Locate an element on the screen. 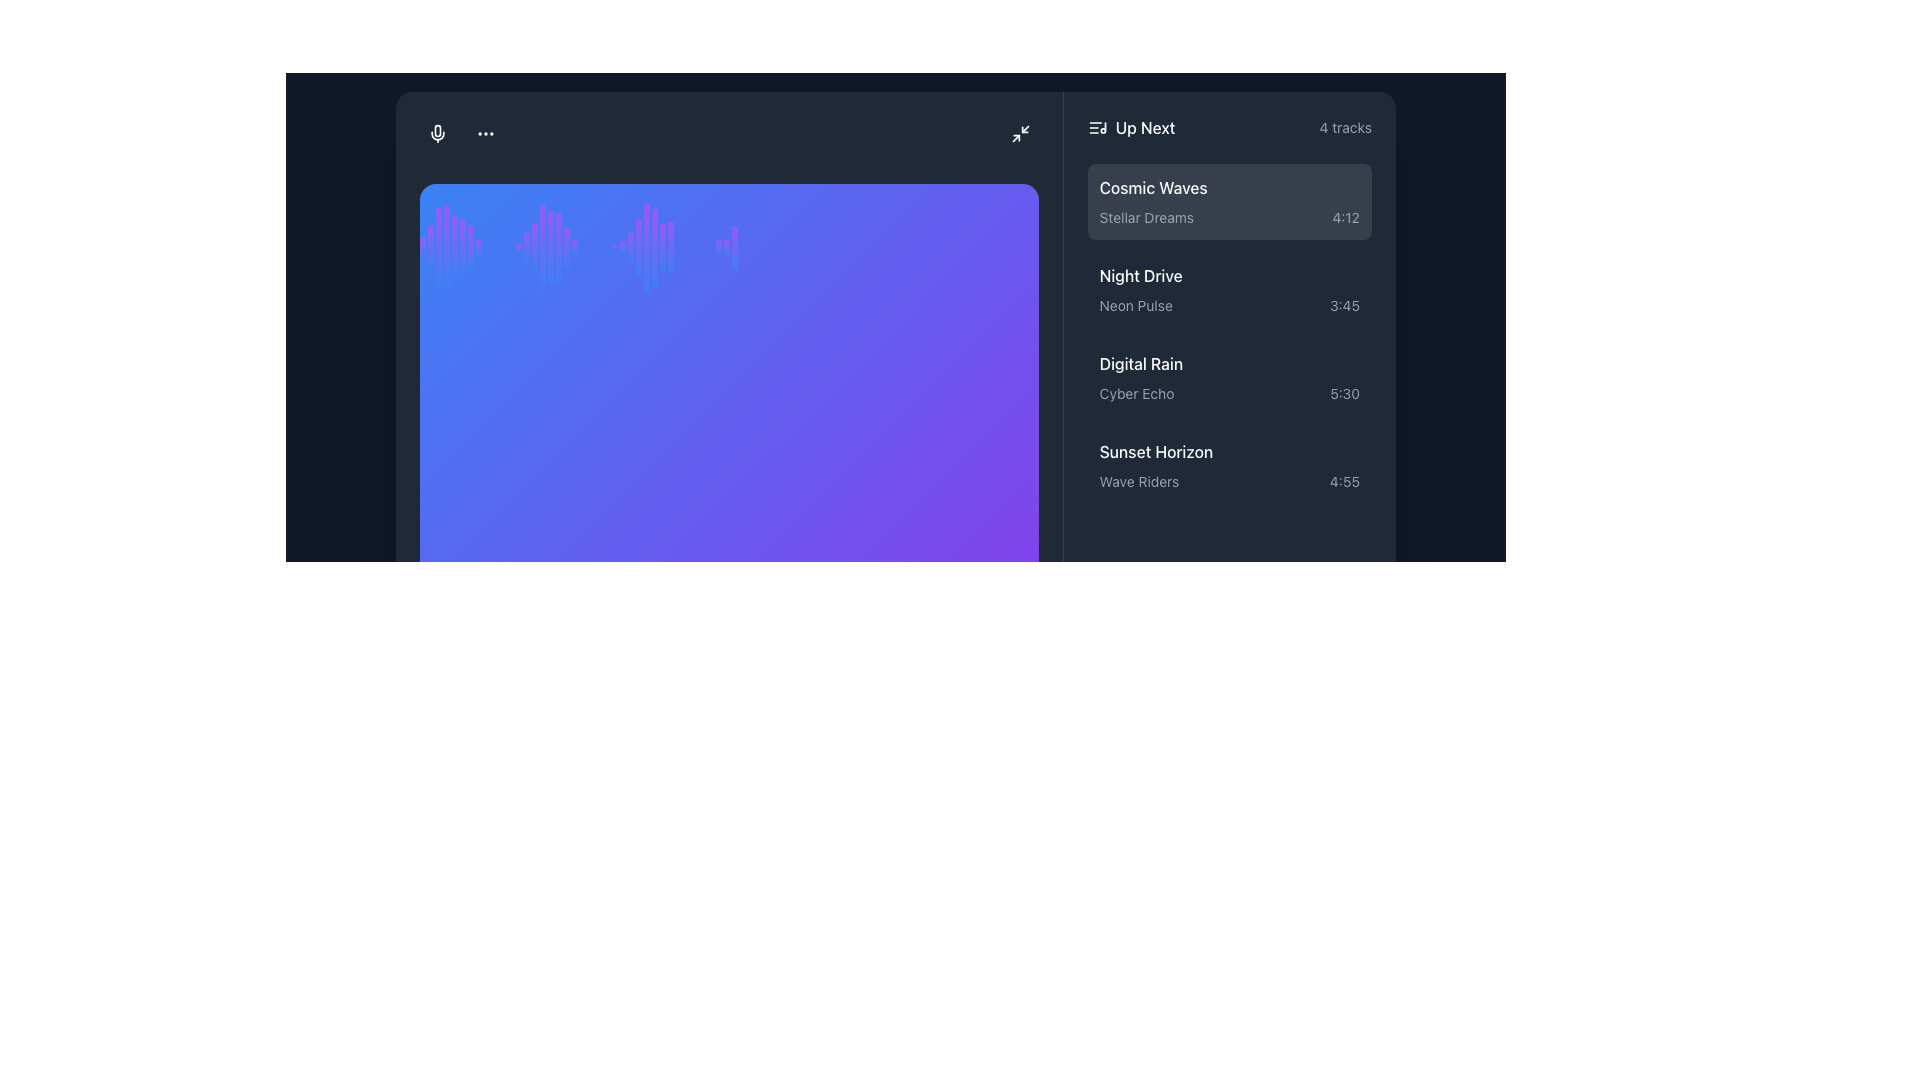 Image resolution: width=1920 pixels, height=1080 pixels. the third item in the 'Up Next' playlist is located at coordinates (1228, 377).